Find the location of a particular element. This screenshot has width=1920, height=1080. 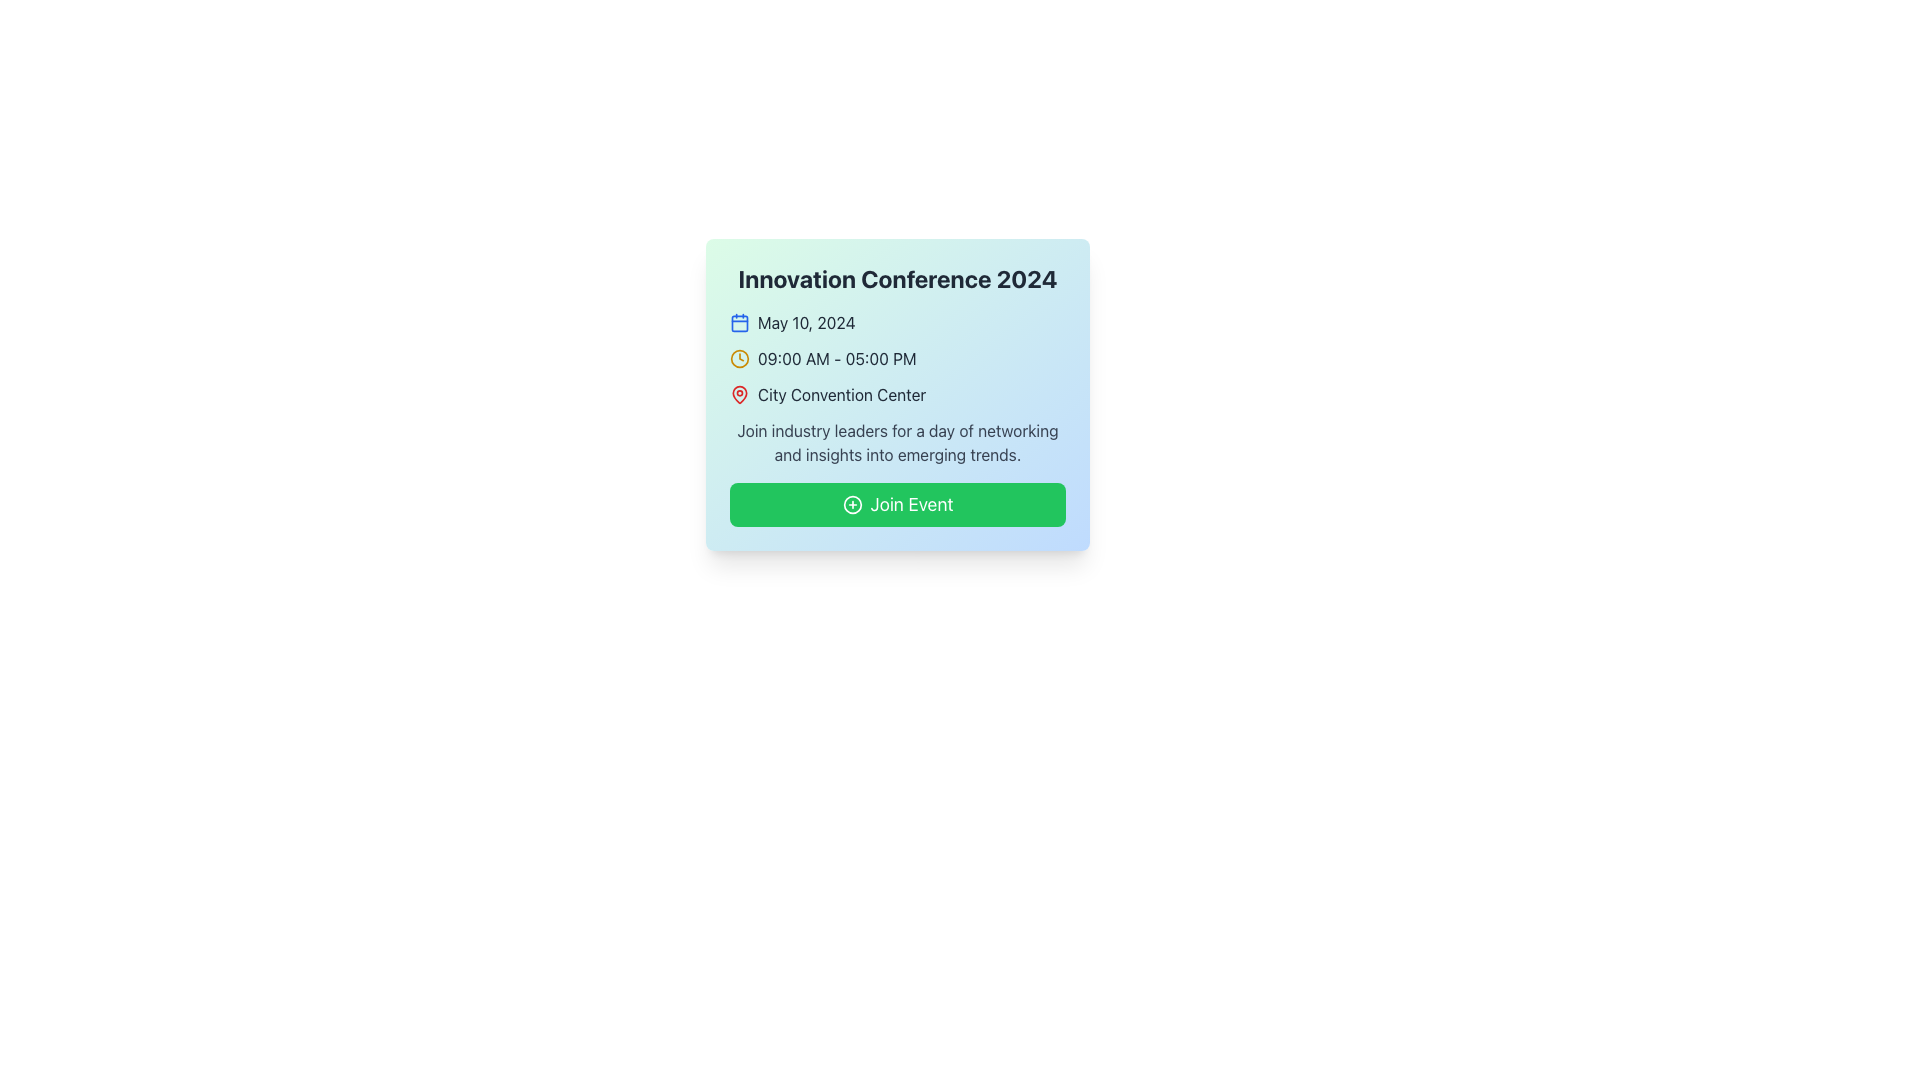

the icon that marks the location associated with 'City Convention Center' is located at coordinates (738, 394).